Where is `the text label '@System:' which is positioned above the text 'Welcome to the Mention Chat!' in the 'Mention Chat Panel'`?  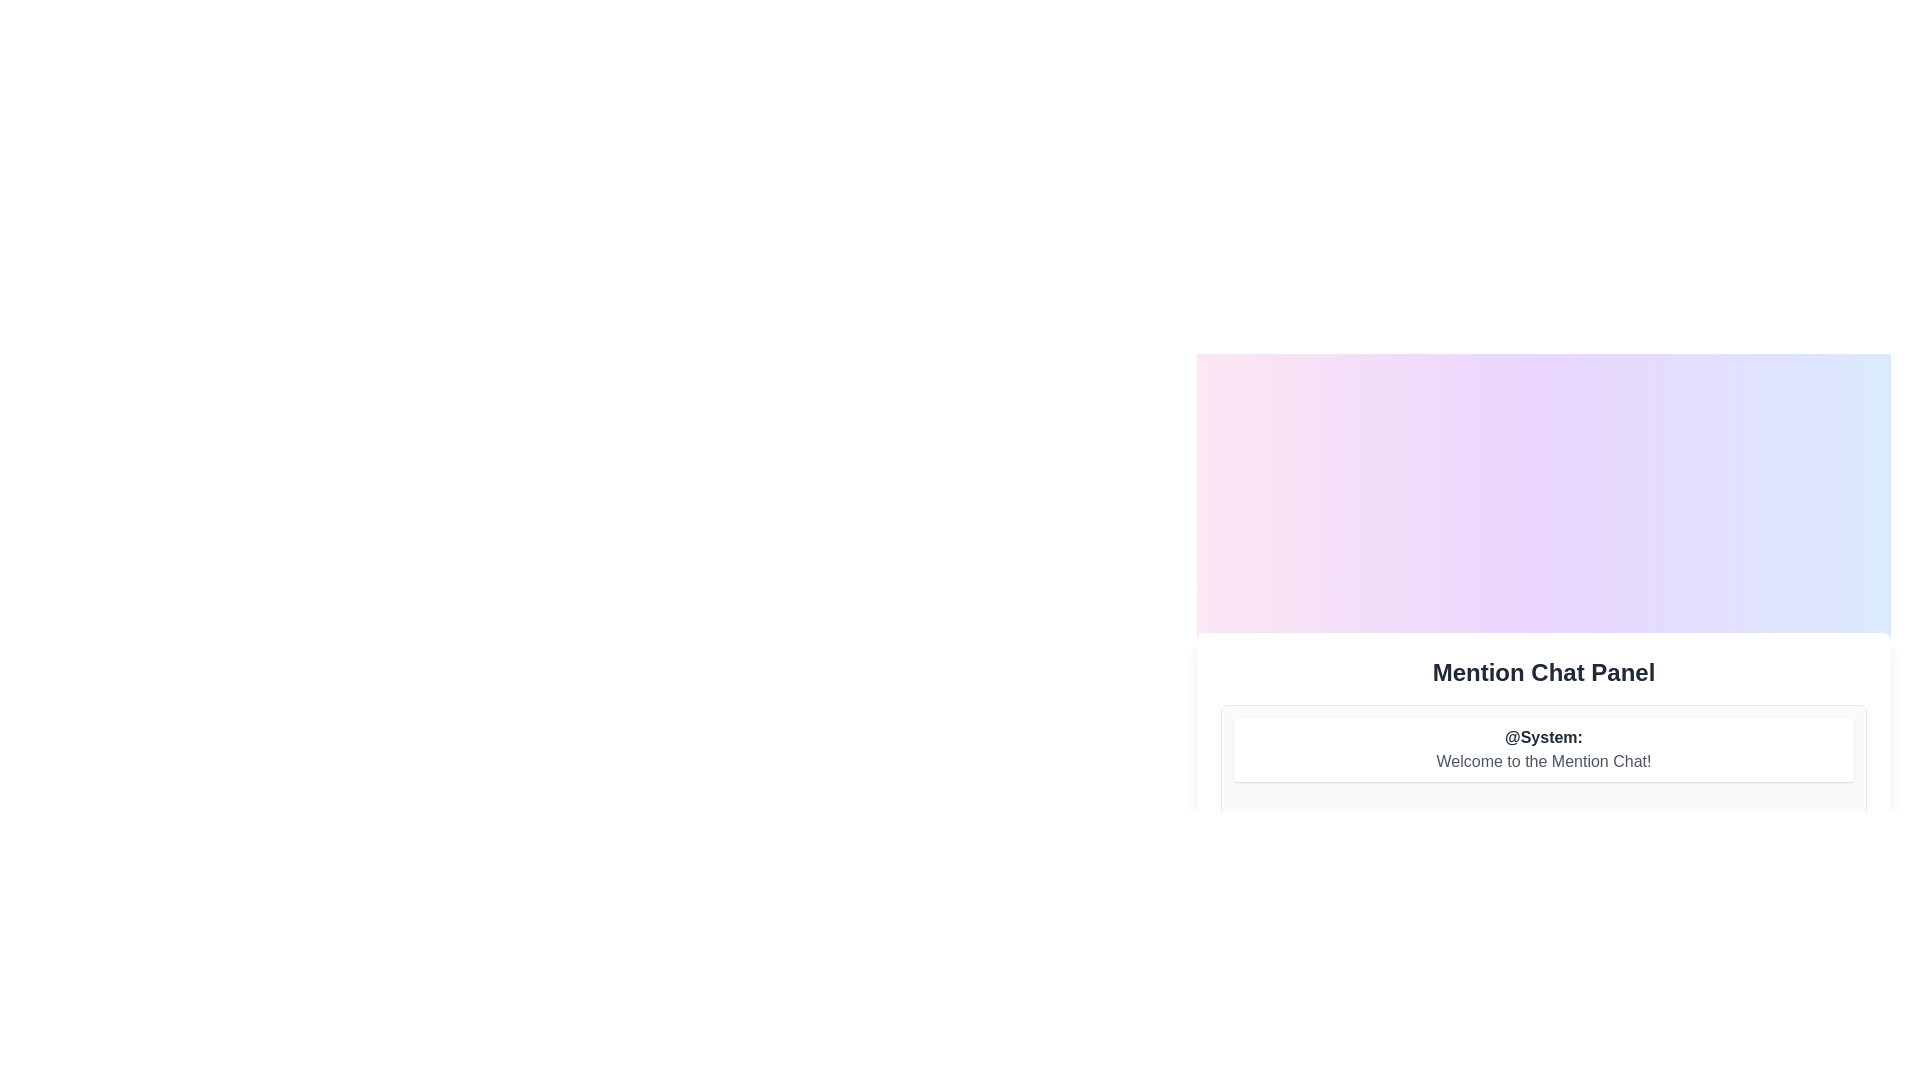
the text label '@System:' which is positioned above the text 'Welcome to the Mention Chat!' in the 'Mention Chat Panel' is located at coordinates (1543, 737).